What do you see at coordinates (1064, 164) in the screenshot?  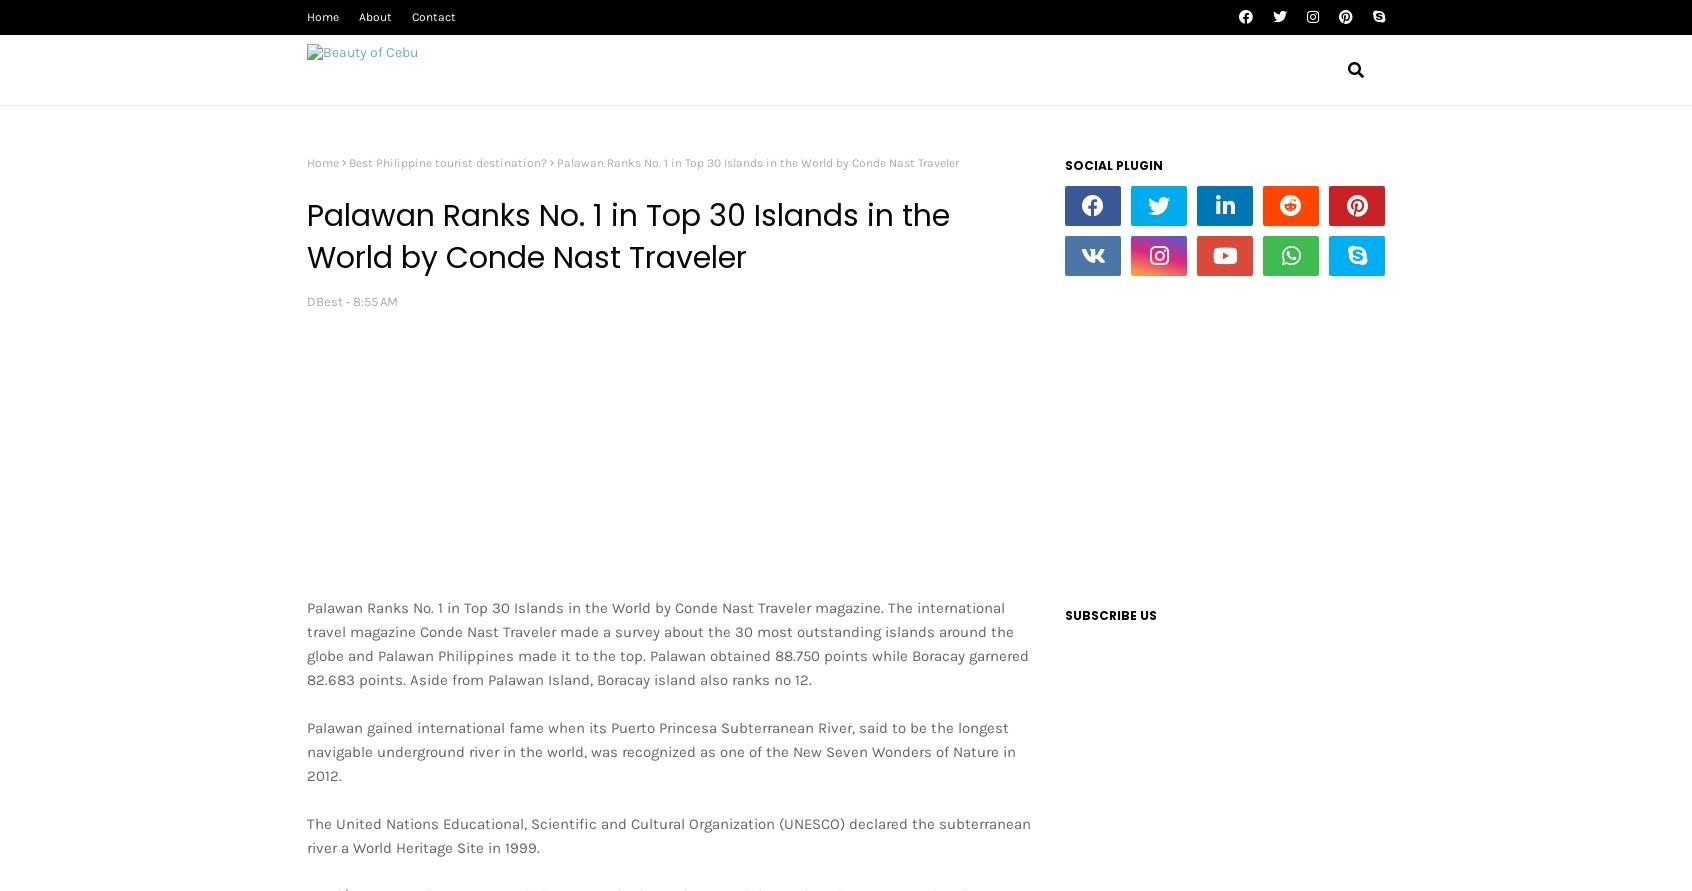 I see `'Social Plugin'` at bounding box center [1064, 164].